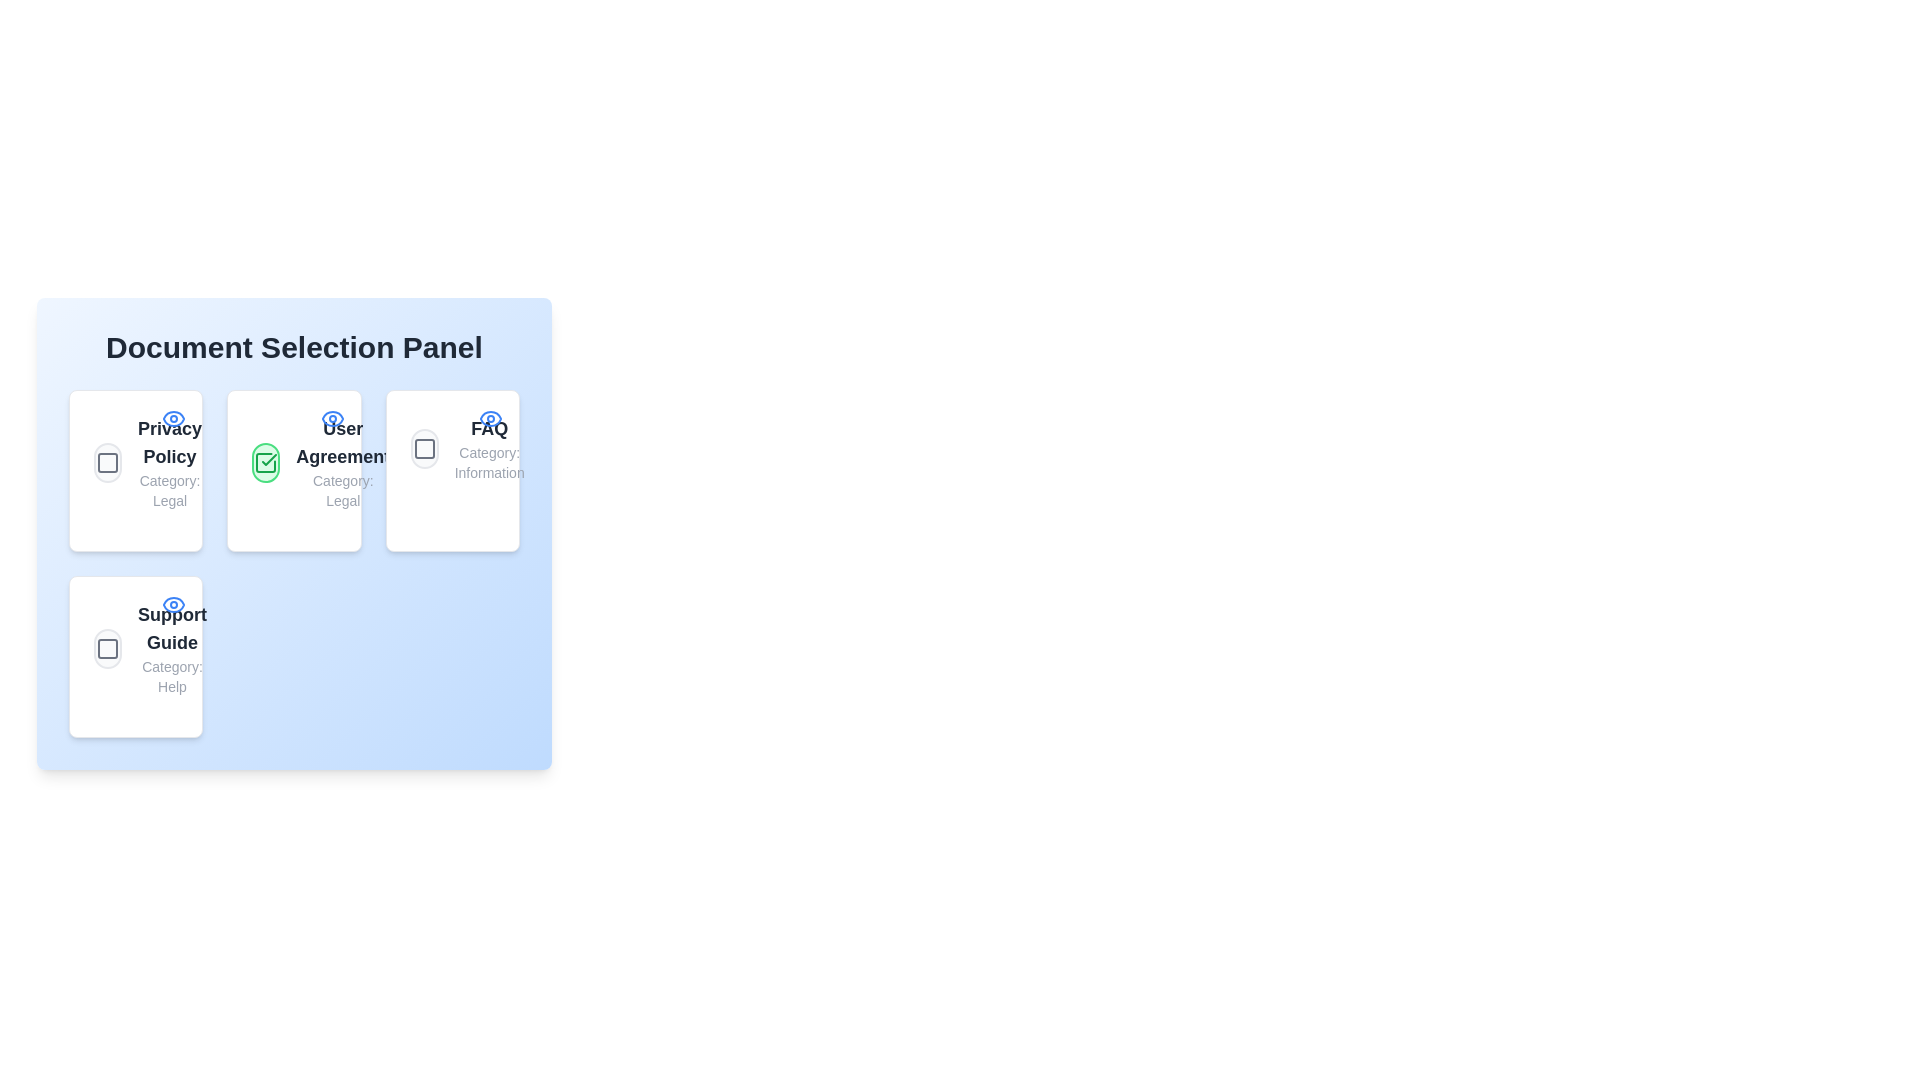  What do you see at coordinates (489, 418) in the screenshot?
I see `the 'Eye' icon of the FAQ document to view its details` at bounding box center [489, 418].